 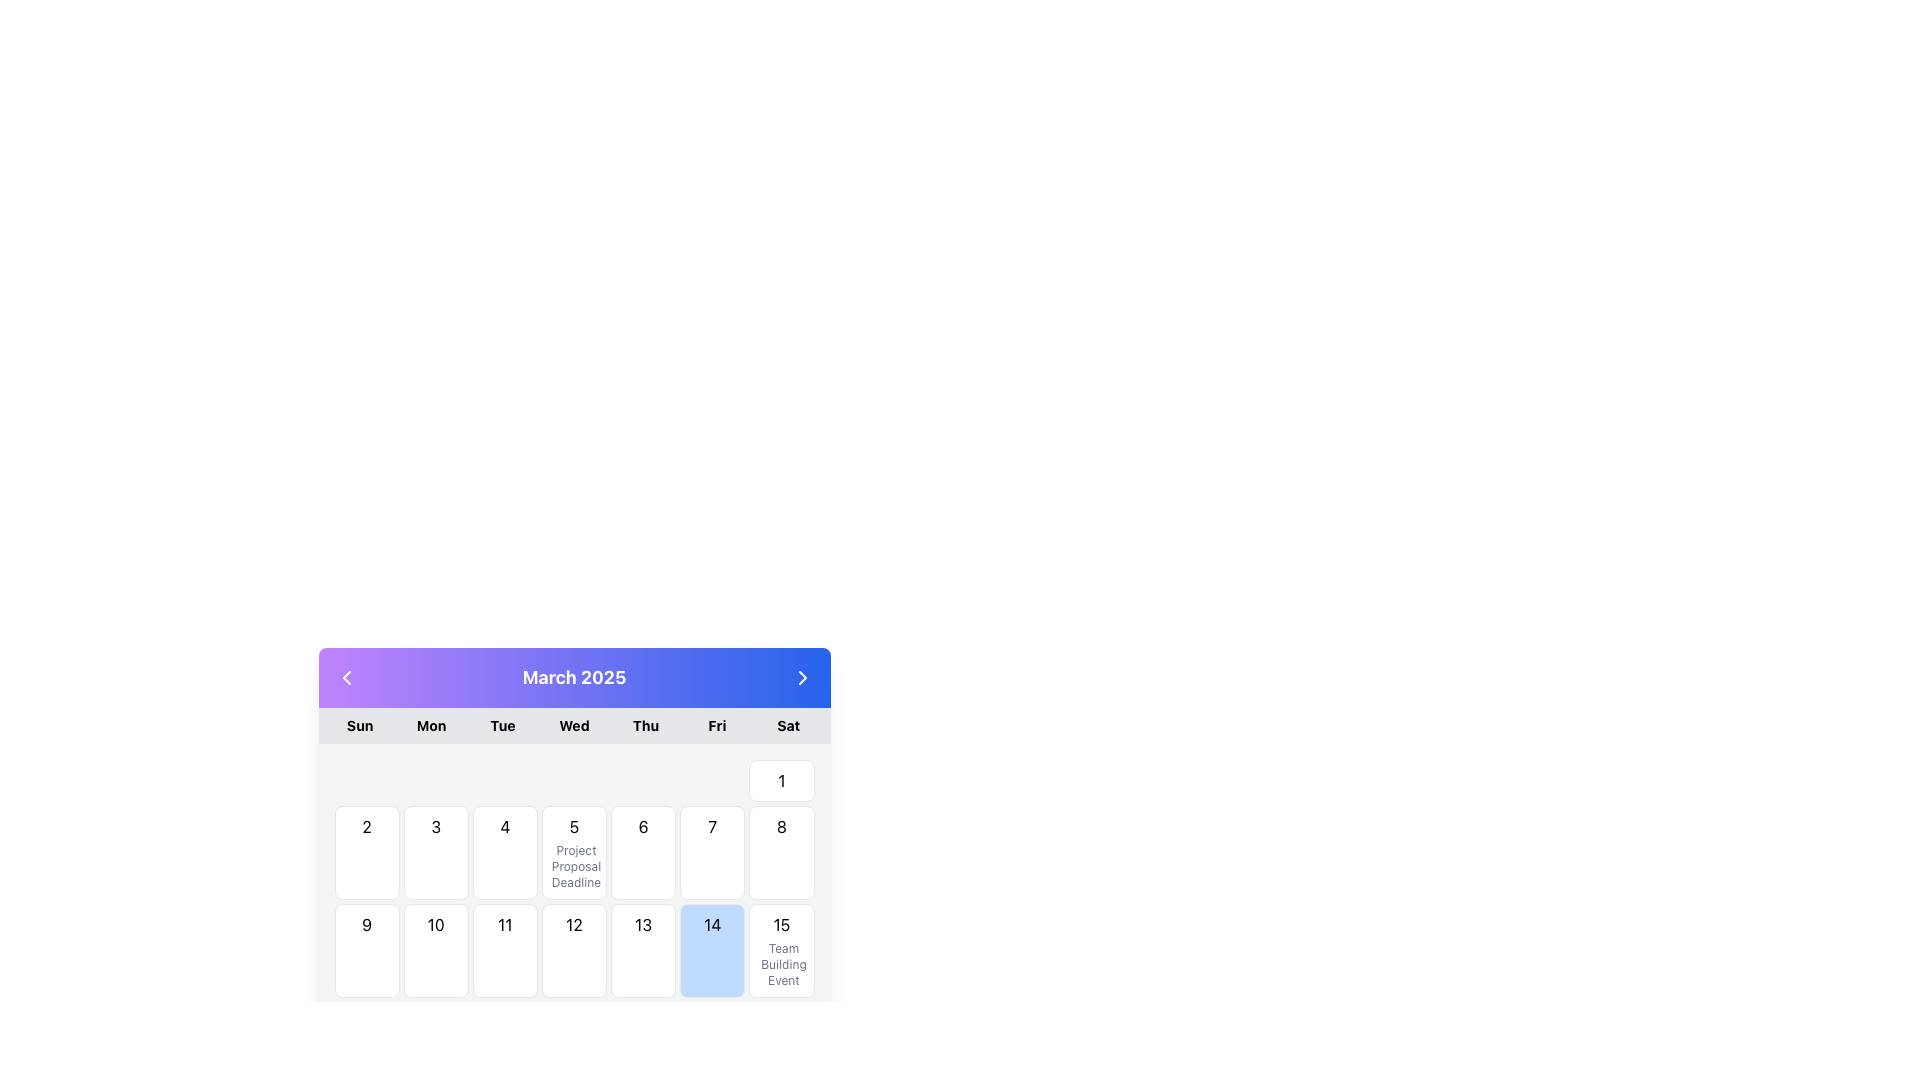 I want to click on the calendar date cell displaying '4', so click(x=505, y=852).